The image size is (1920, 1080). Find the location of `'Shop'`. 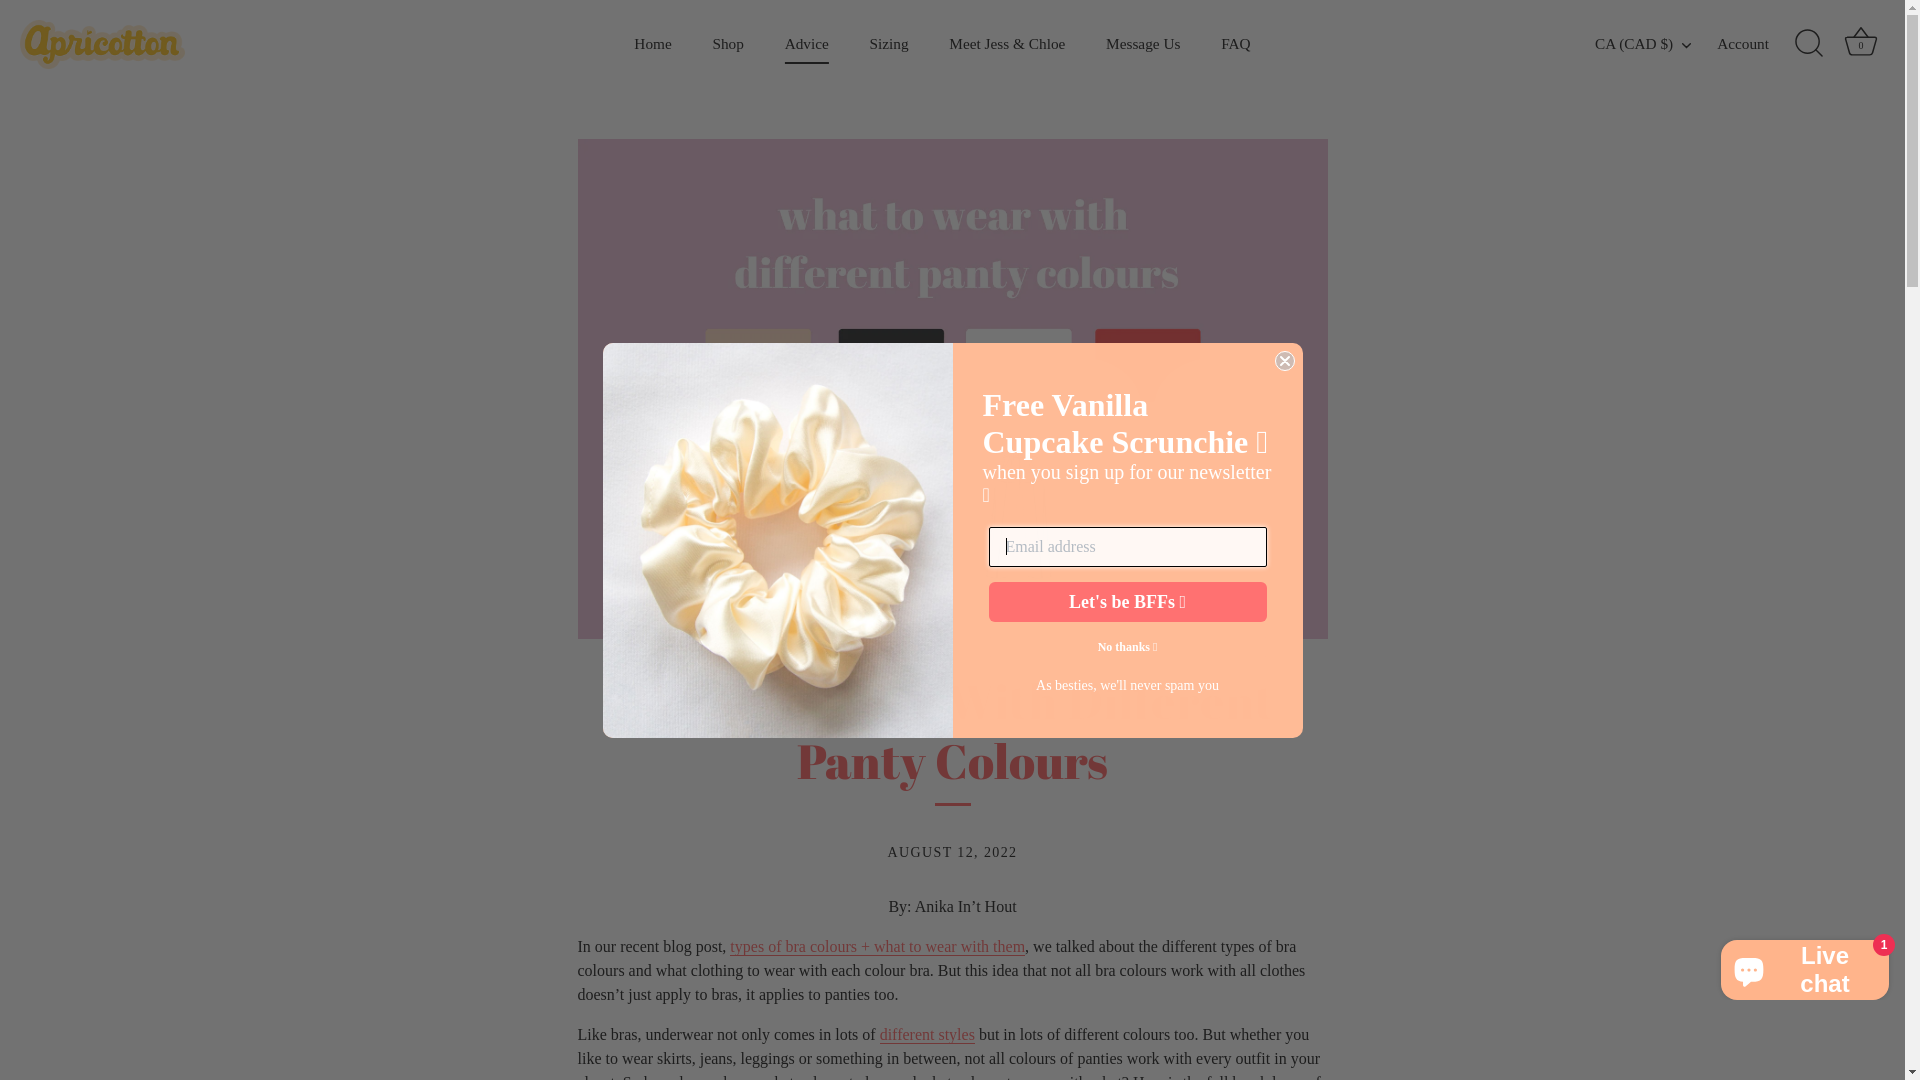

'Shop' is located at coordinates (694, 44).